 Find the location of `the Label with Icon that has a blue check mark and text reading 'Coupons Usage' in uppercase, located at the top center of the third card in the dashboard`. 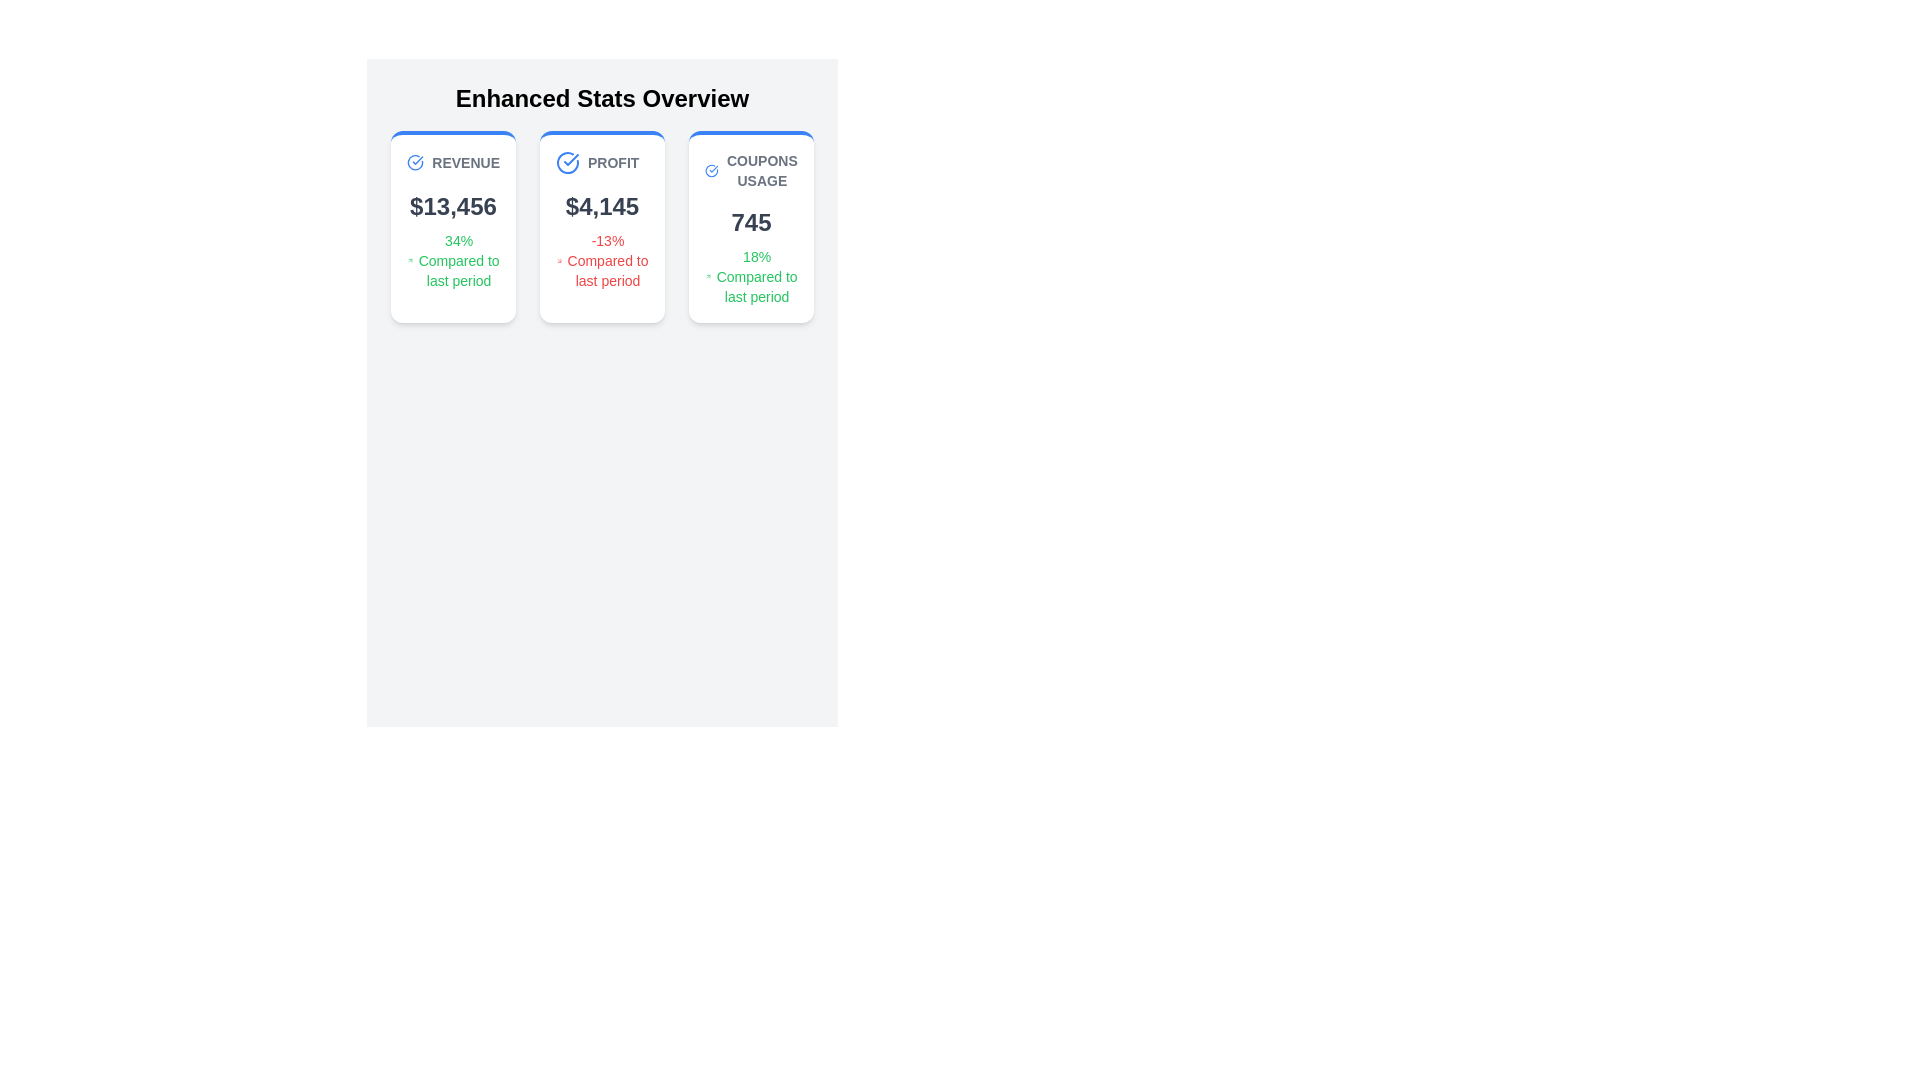

the Label with Icon that has a blue check mark and text reading 'Coupons Usage' in uppercase, located at the top center of the third card in the dashboard is located at coordinates (750, 169).